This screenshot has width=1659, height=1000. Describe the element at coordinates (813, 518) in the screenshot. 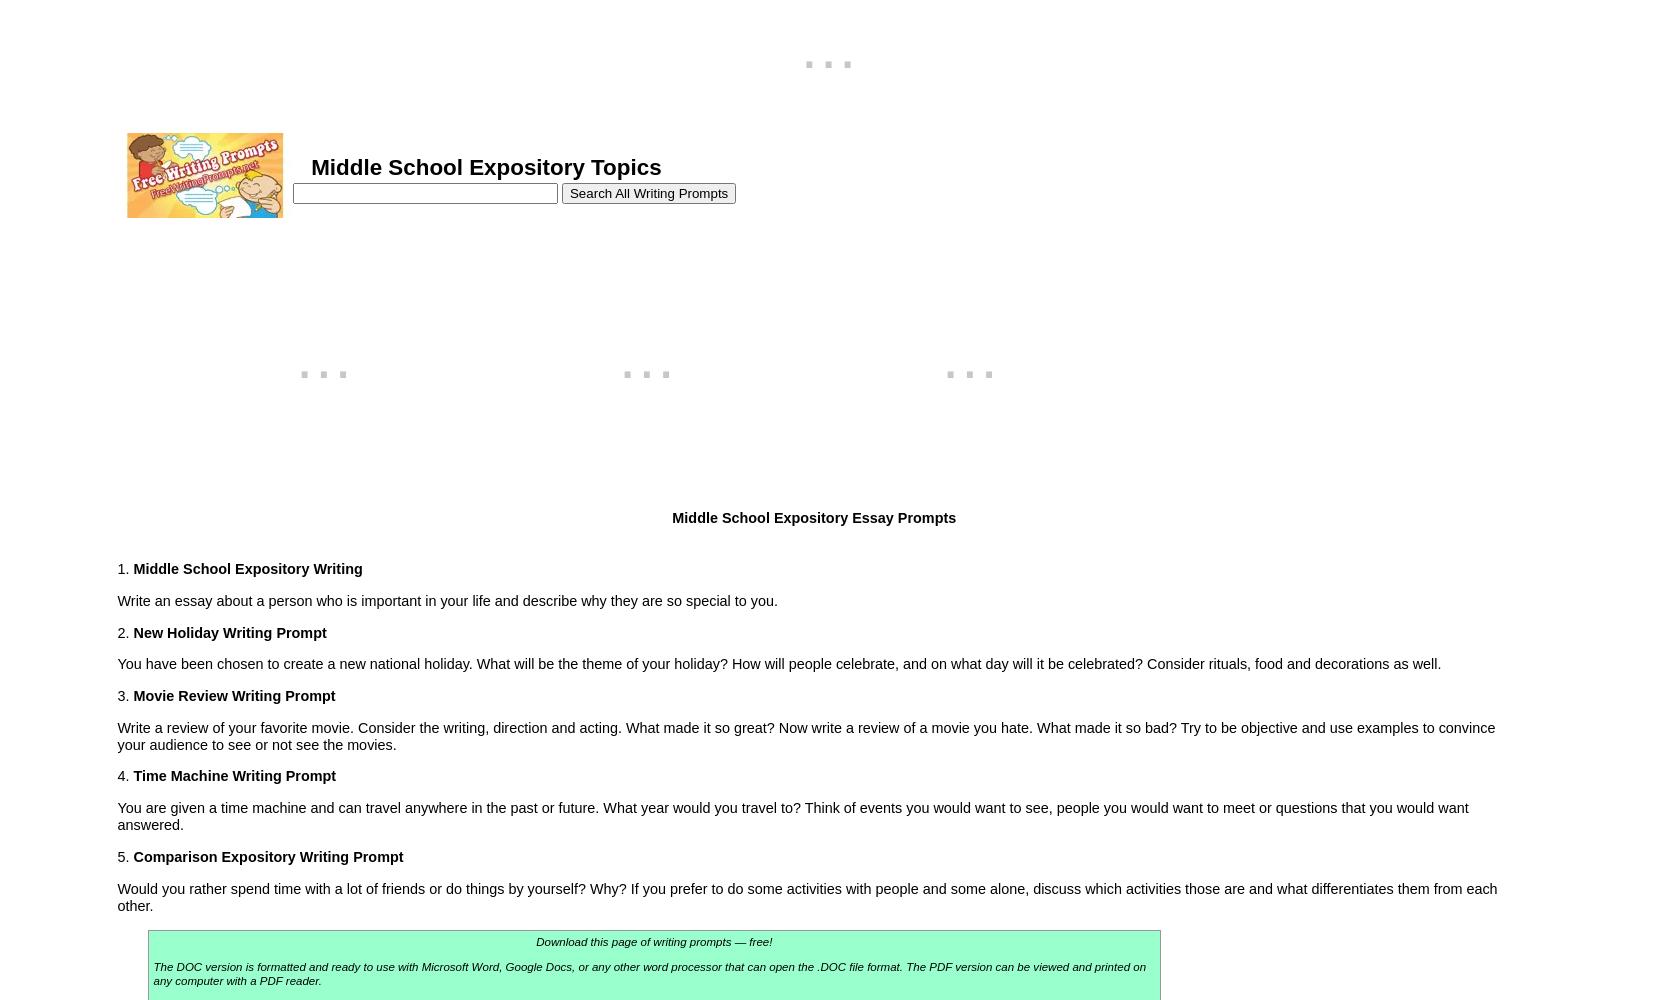

I see `'Middle School Expository Essay Prompts'` at that location.